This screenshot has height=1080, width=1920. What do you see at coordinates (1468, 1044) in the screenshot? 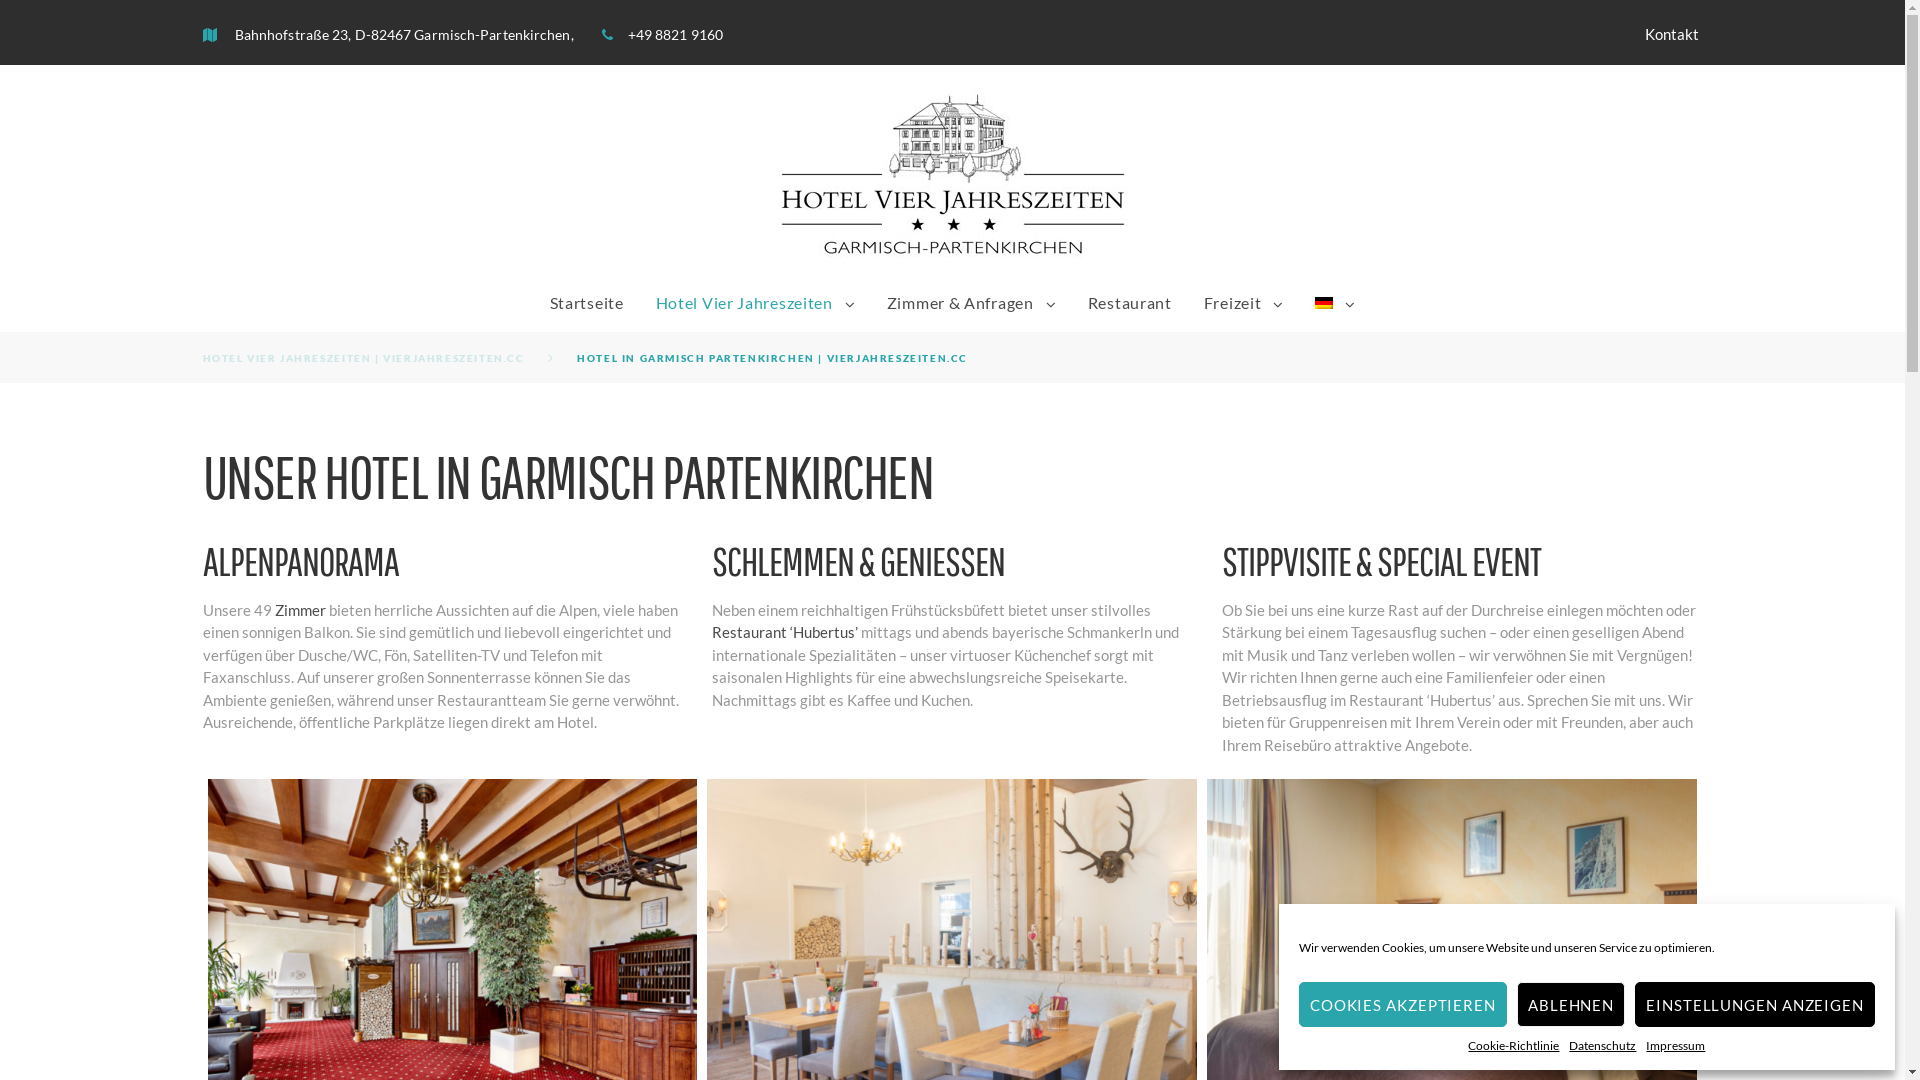
I see `'Cookie-Richtlinie'` at bounding box center [1468, 1044].